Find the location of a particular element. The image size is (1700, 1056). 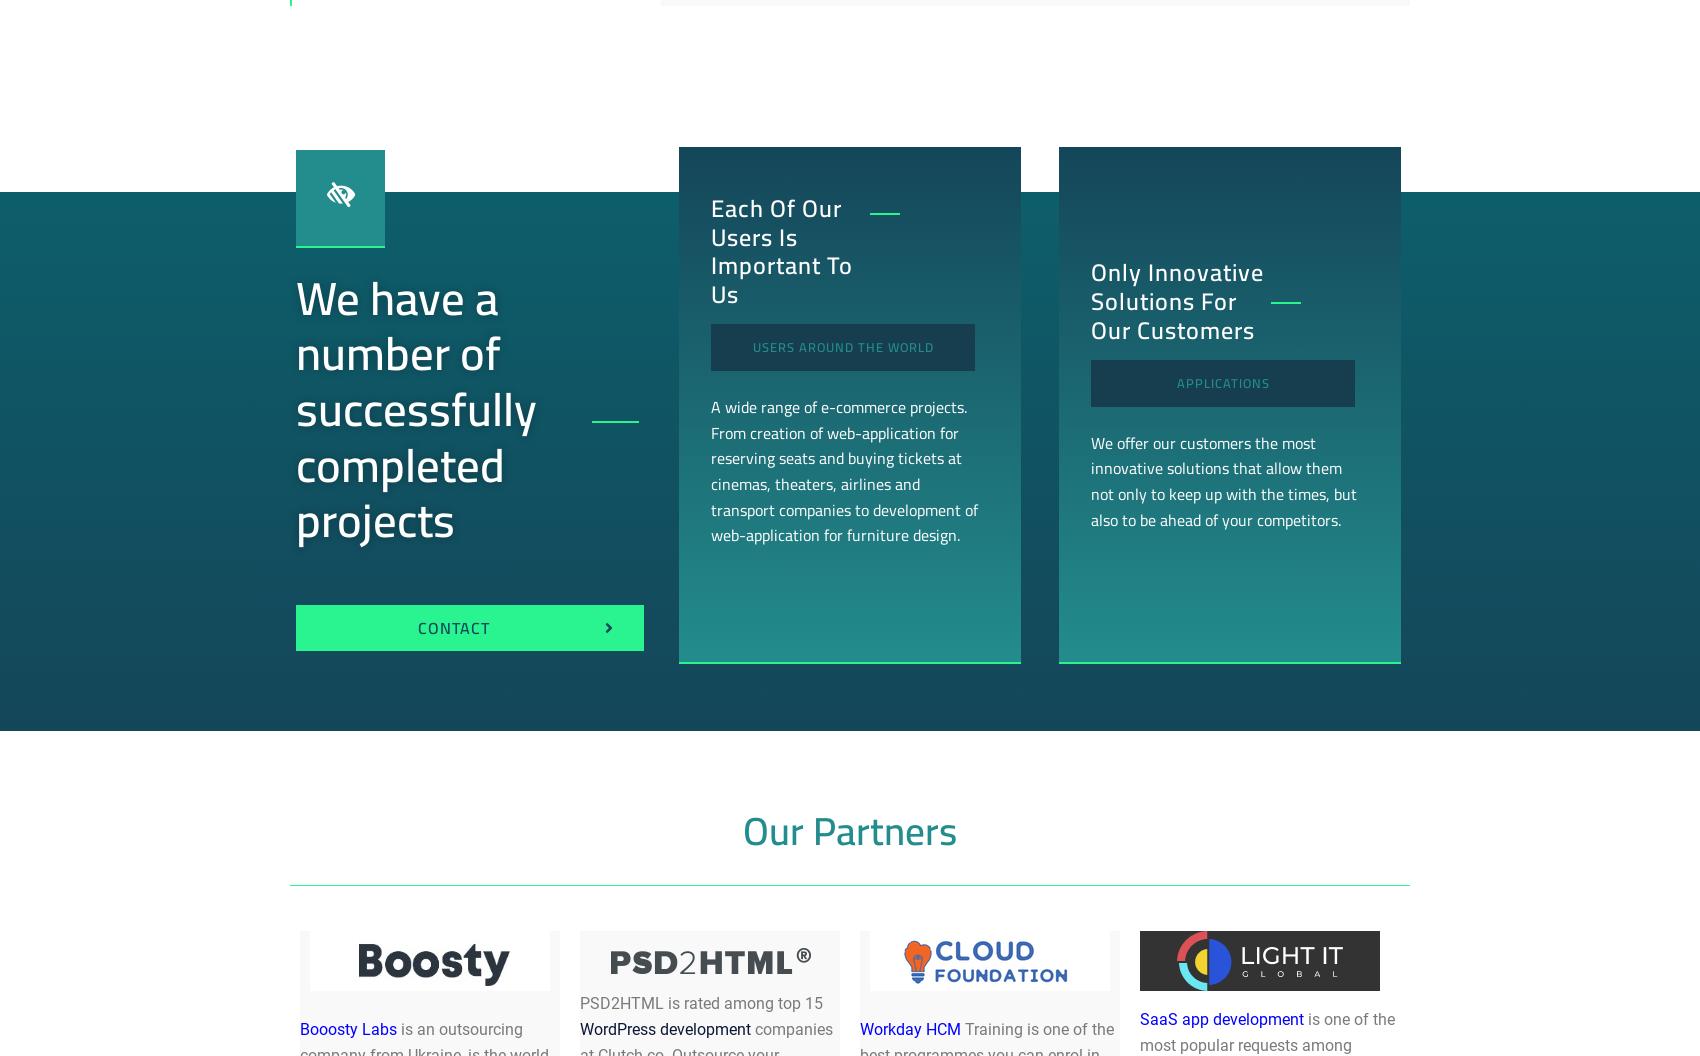

'Contact' is located at coordinates (453, 626).